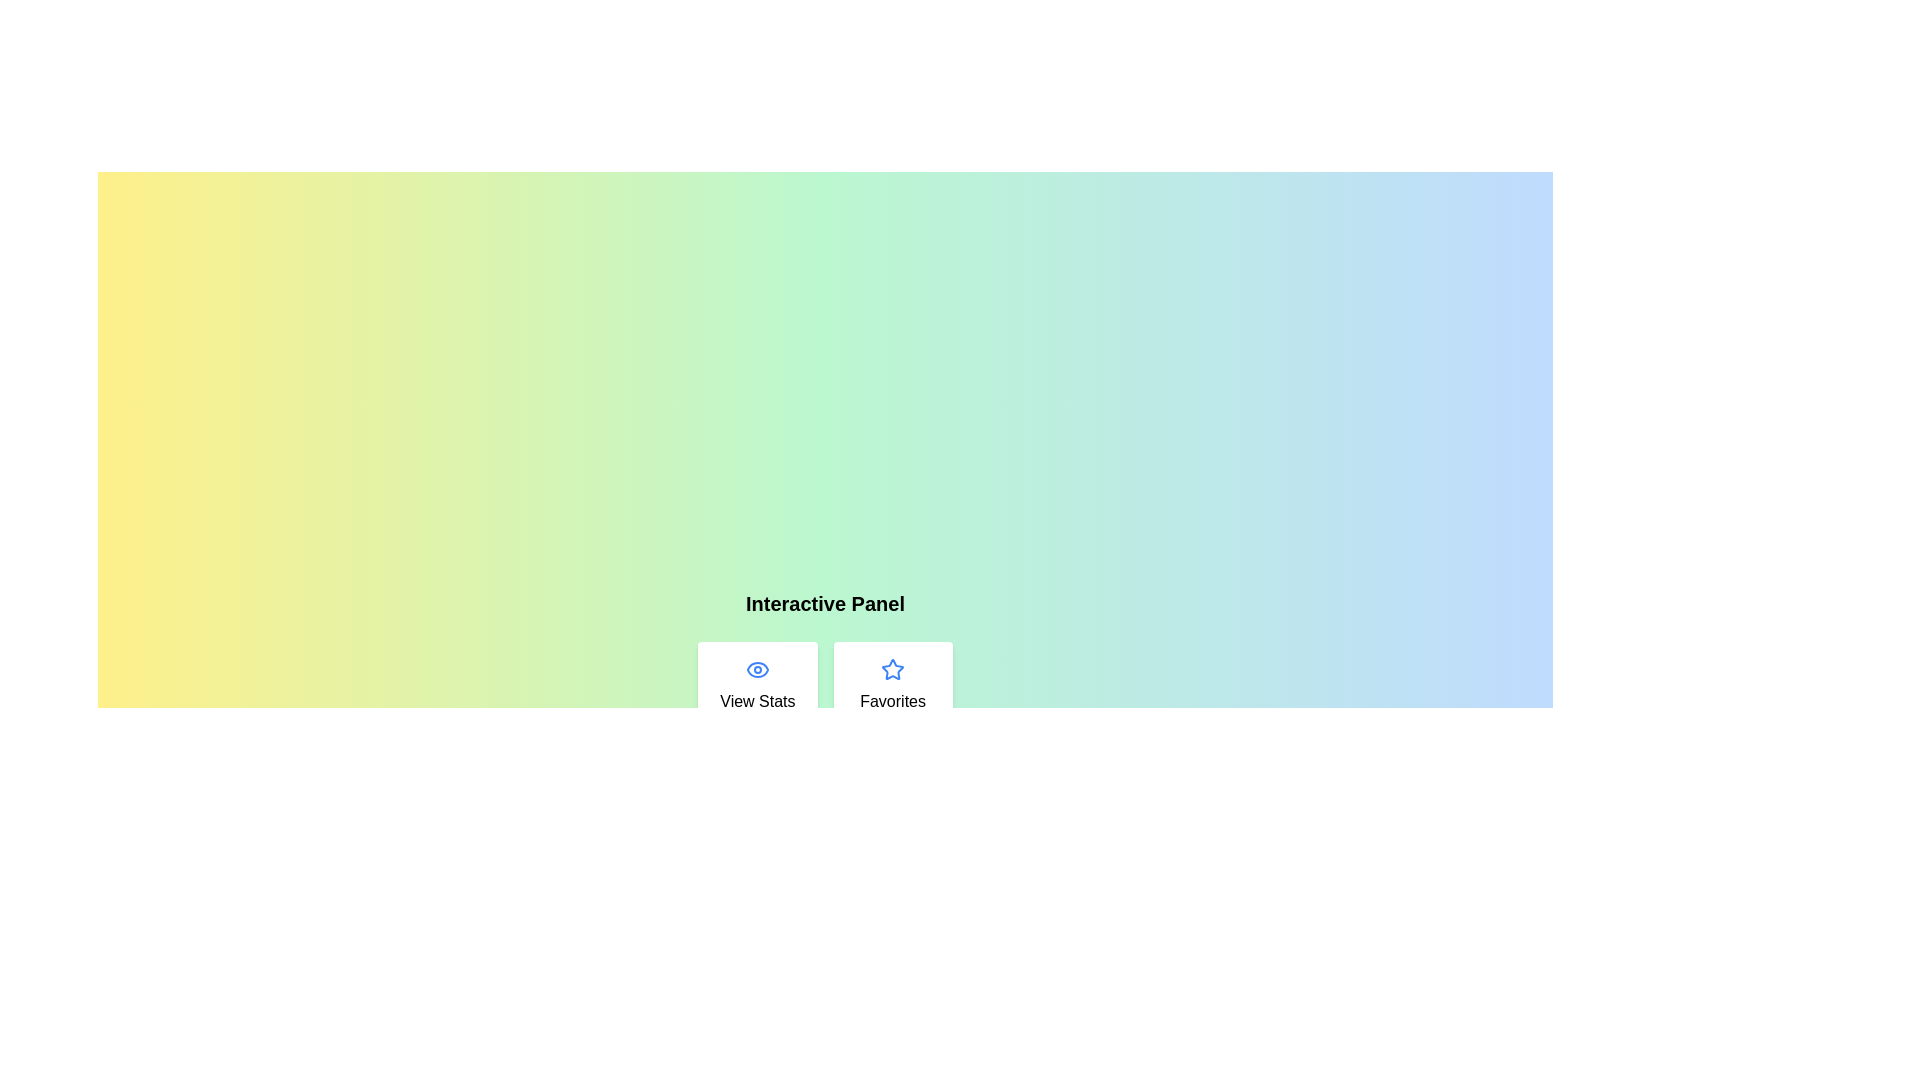 The image size is (1920, 1080). Describe the element at coordinates (756, 685) in the screenshot. I see `the 'View Stats' button, which is a rectangular button with a white background and rounded corners, located in the top-left corner of a 2x2 grid layout` at that location.